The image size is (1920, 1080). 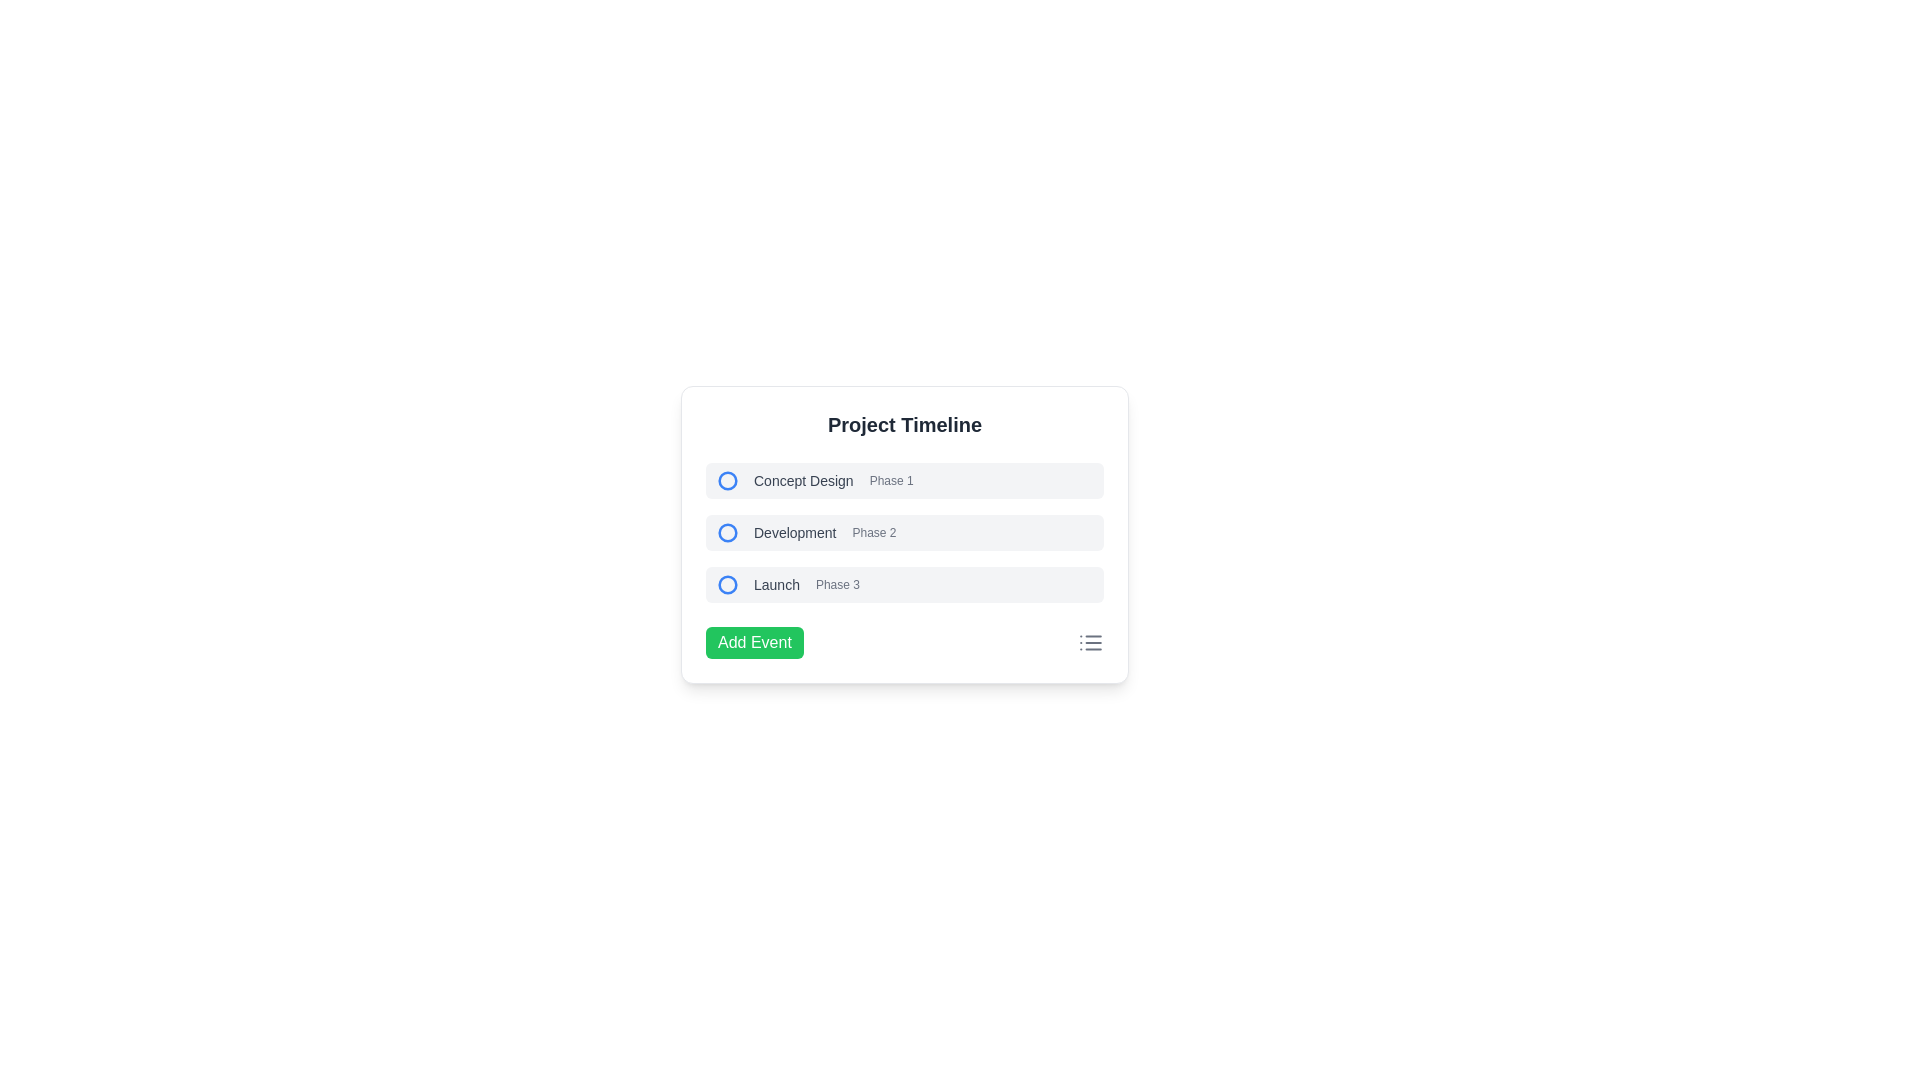 What do you see at coordinates (904, 585) in the screenshot?
I see `the third list item labeled 'Phase 3' in the project timeline` at bounding box center [904, 585].